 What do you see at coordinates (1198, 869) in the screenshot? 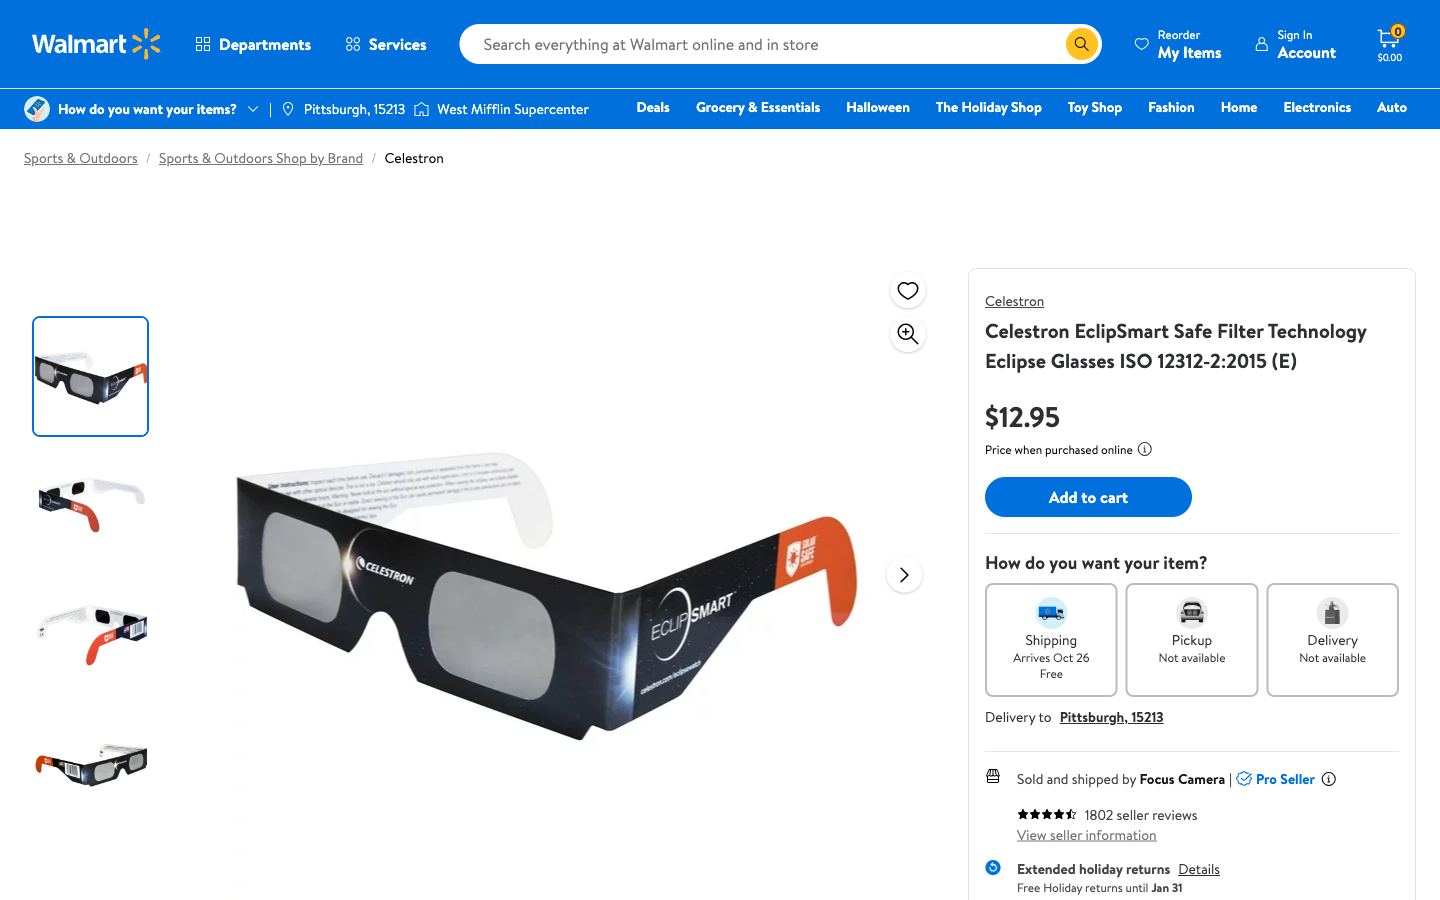
I see `Check return provisions of the selected product` at bounding box center [1198, 869].